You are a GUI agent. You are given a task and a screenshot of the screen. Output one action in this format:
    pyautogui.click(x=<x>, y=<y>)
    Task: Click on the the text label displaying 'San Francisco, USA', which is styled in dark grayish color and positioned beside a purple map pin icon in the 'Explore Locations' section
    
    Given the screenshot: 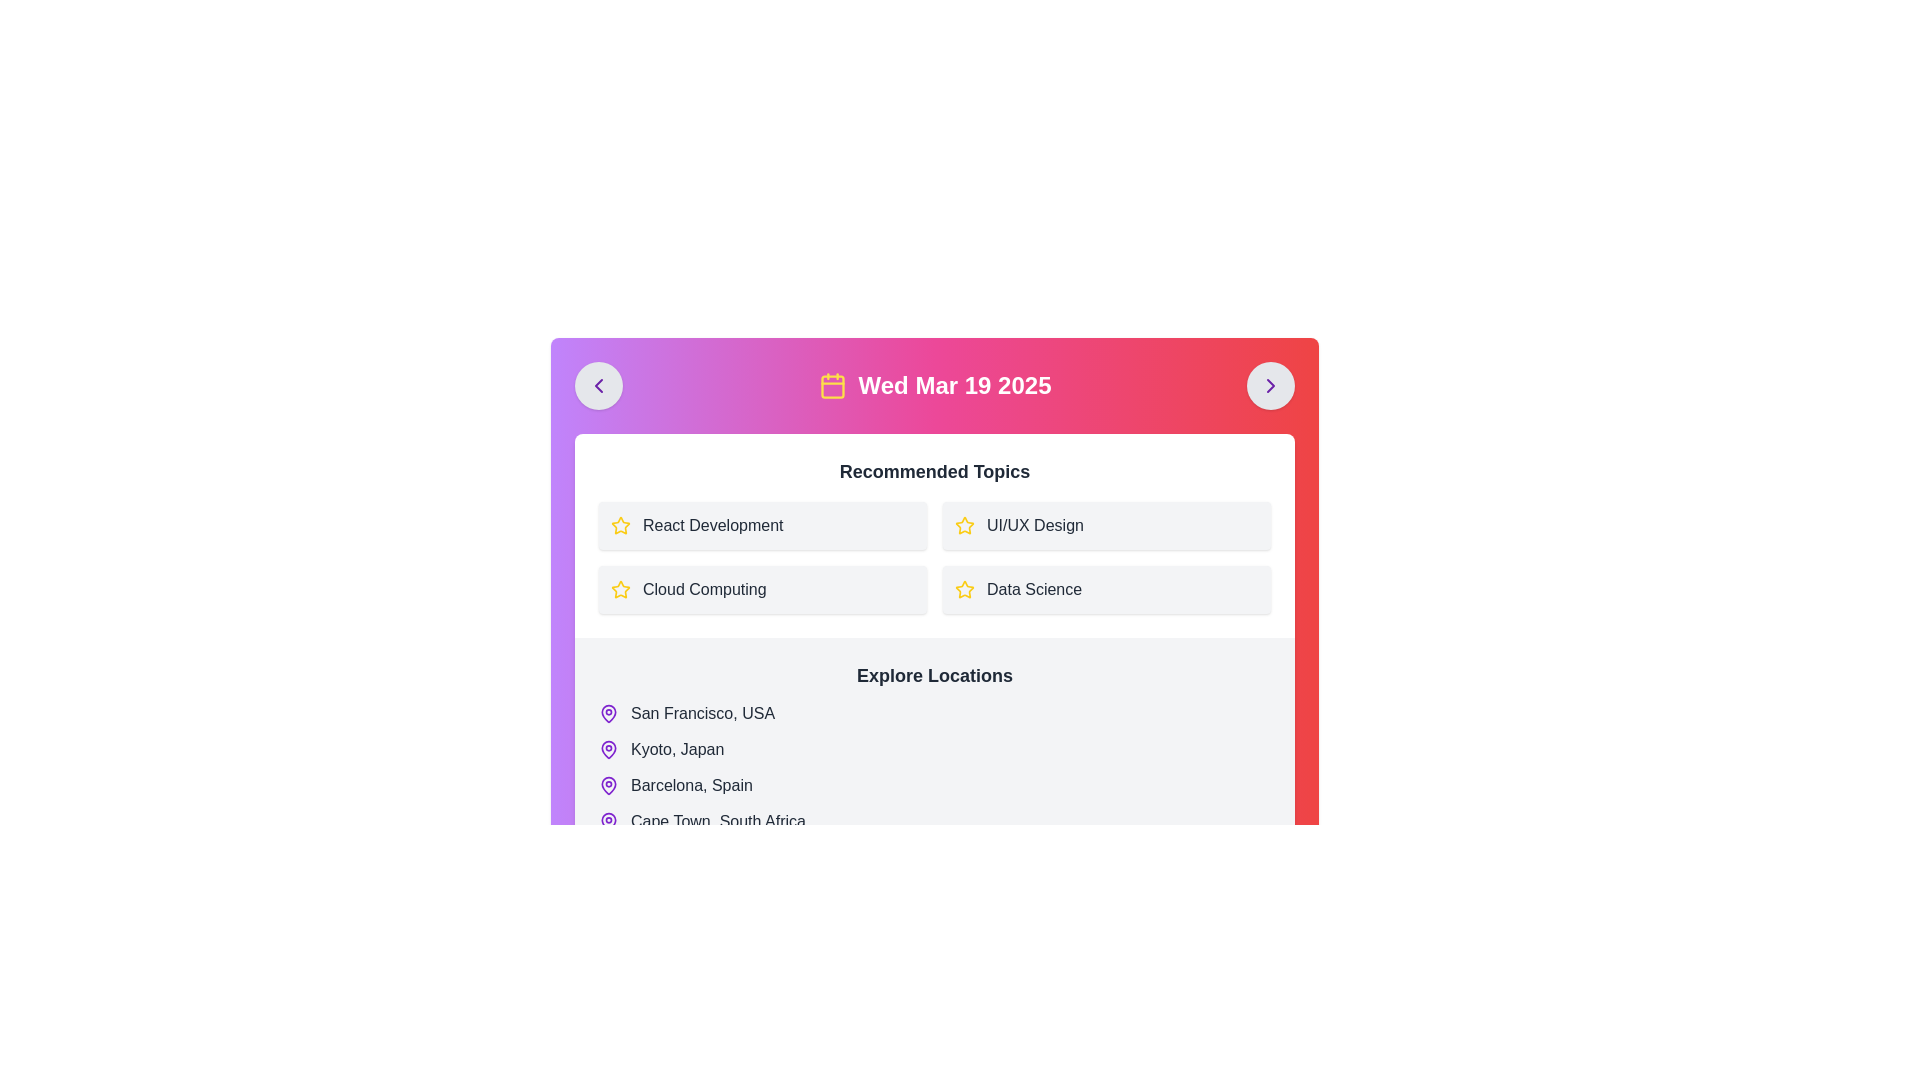 What is the action you would take?
    pyautogui.click(x=703, y=712)
    